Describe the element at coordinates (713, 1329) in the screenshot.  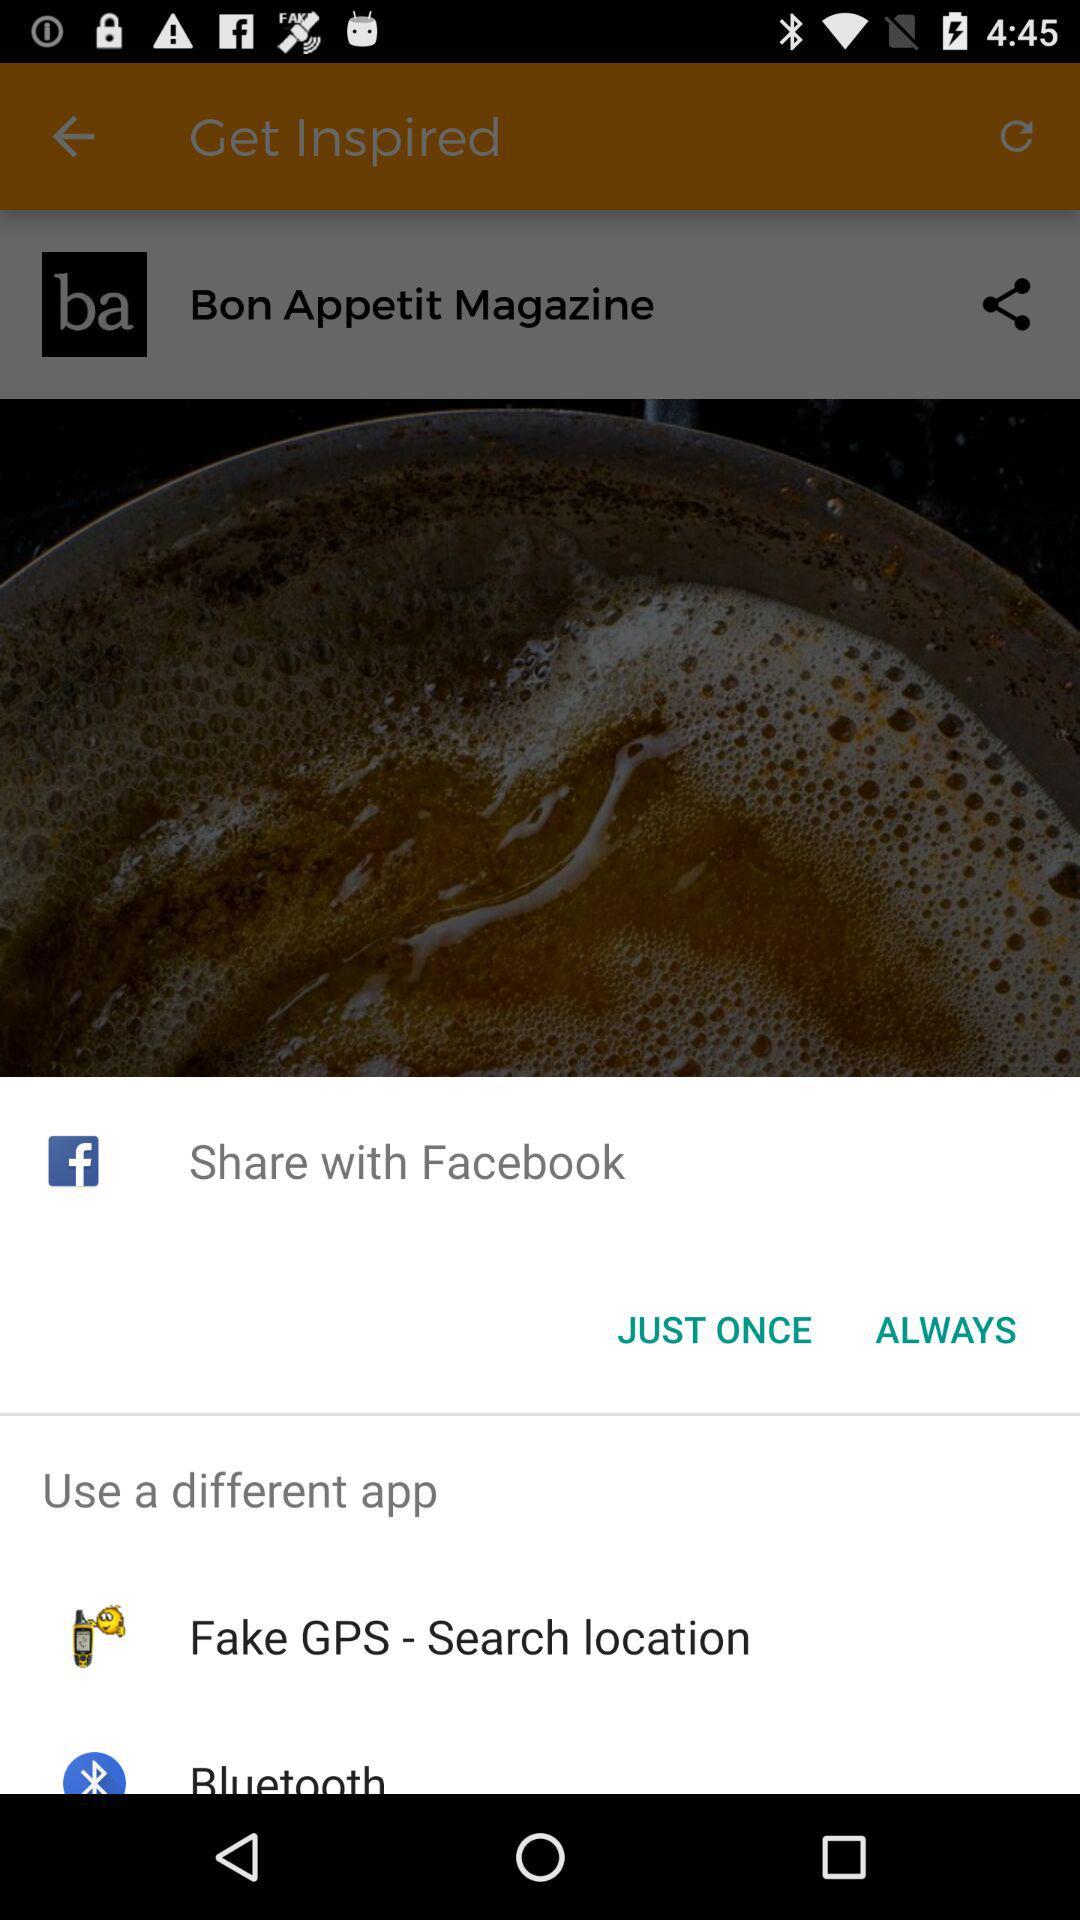
I see `the icon below the share with facebook app` at that location.